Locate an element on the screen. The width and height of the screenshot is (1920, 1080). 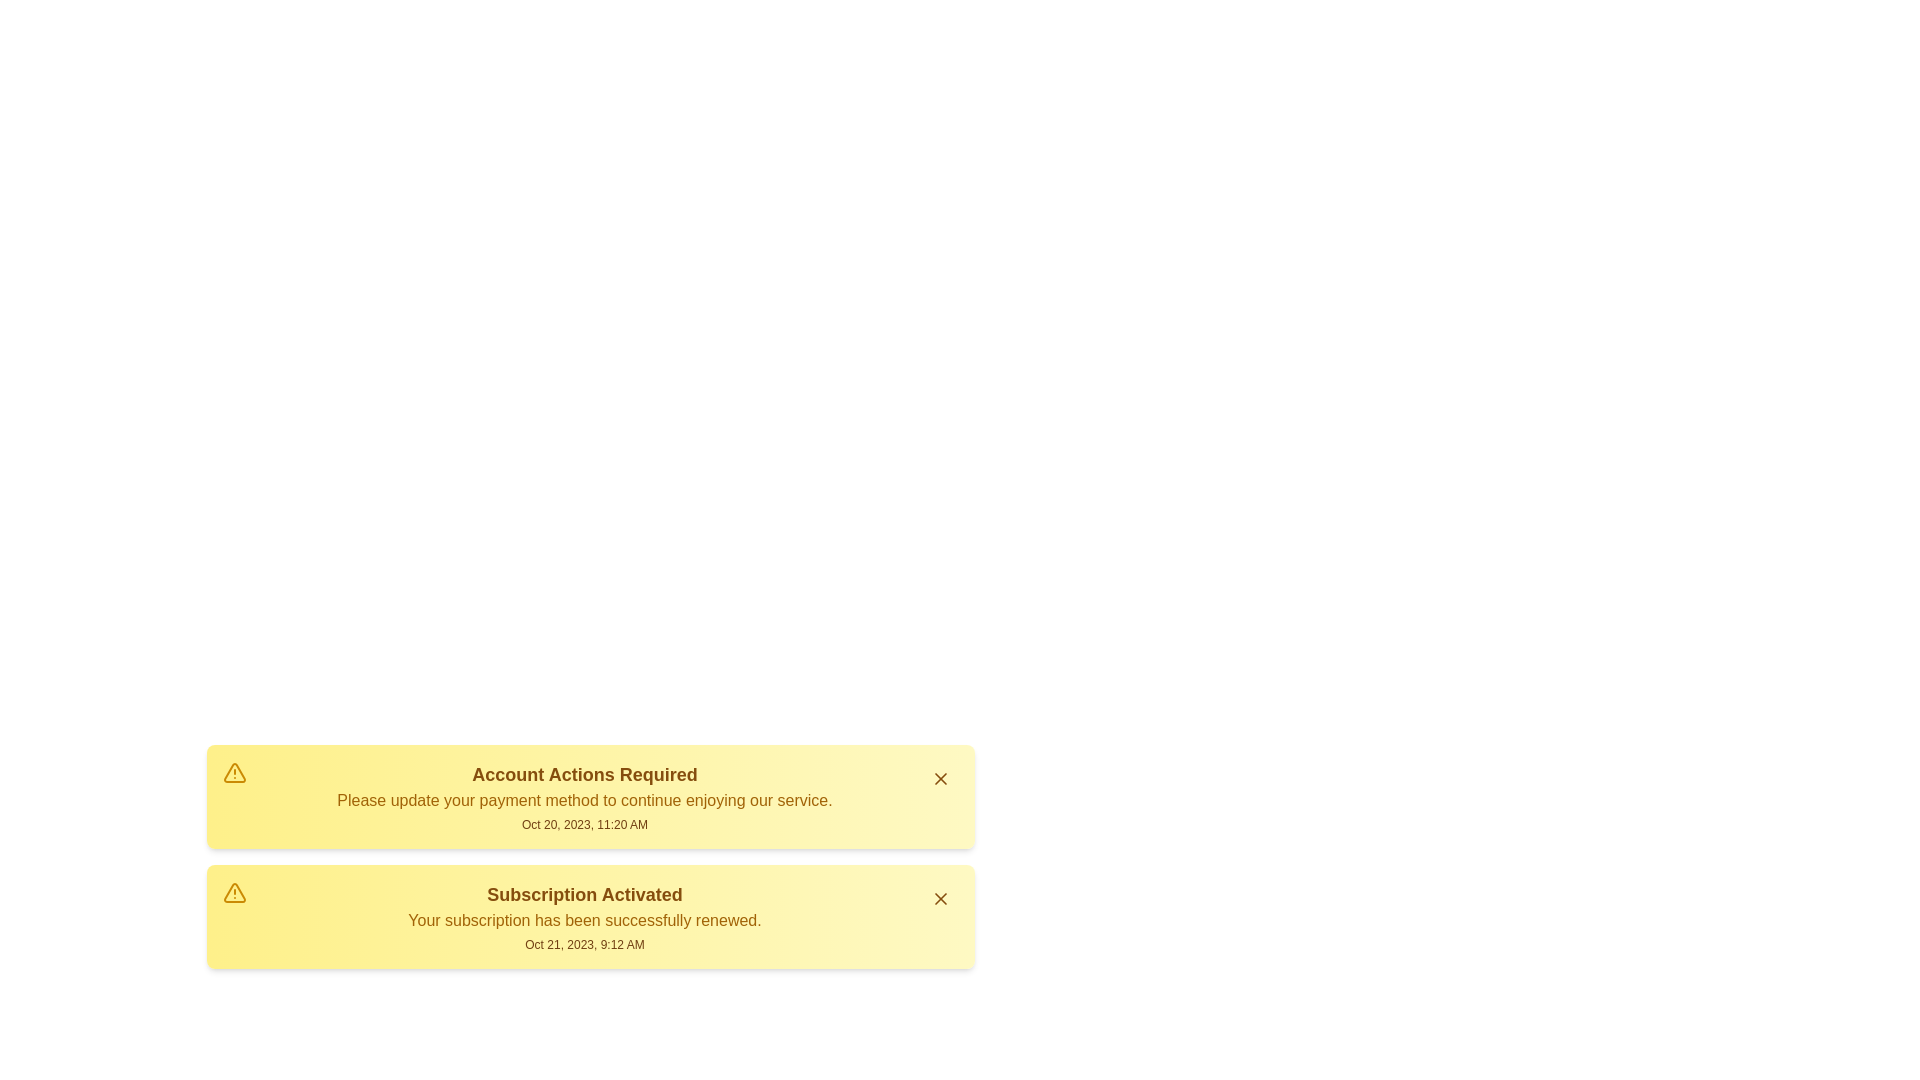
the warning icon to understand its functionality is located at coordinates (235, 771).